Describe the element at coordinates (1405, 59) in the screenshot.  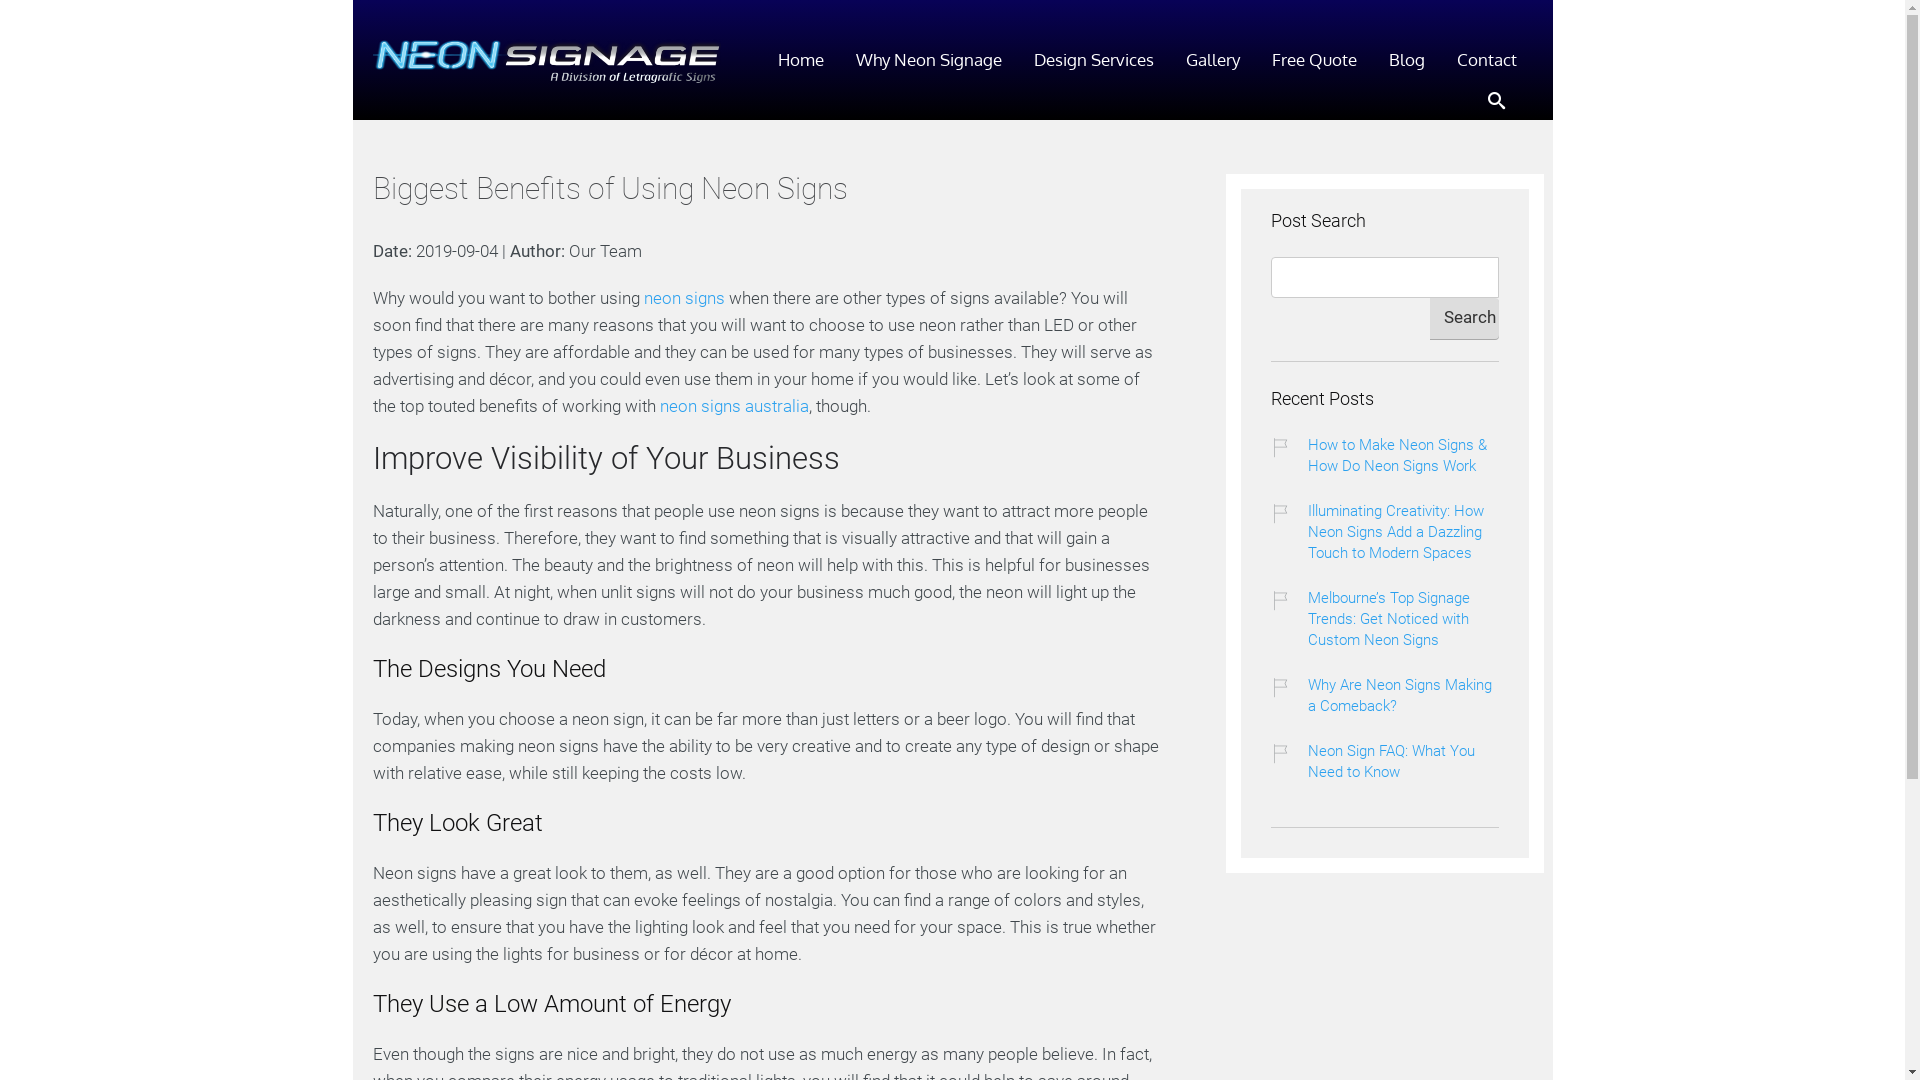
I see `'Blog'` at that location.